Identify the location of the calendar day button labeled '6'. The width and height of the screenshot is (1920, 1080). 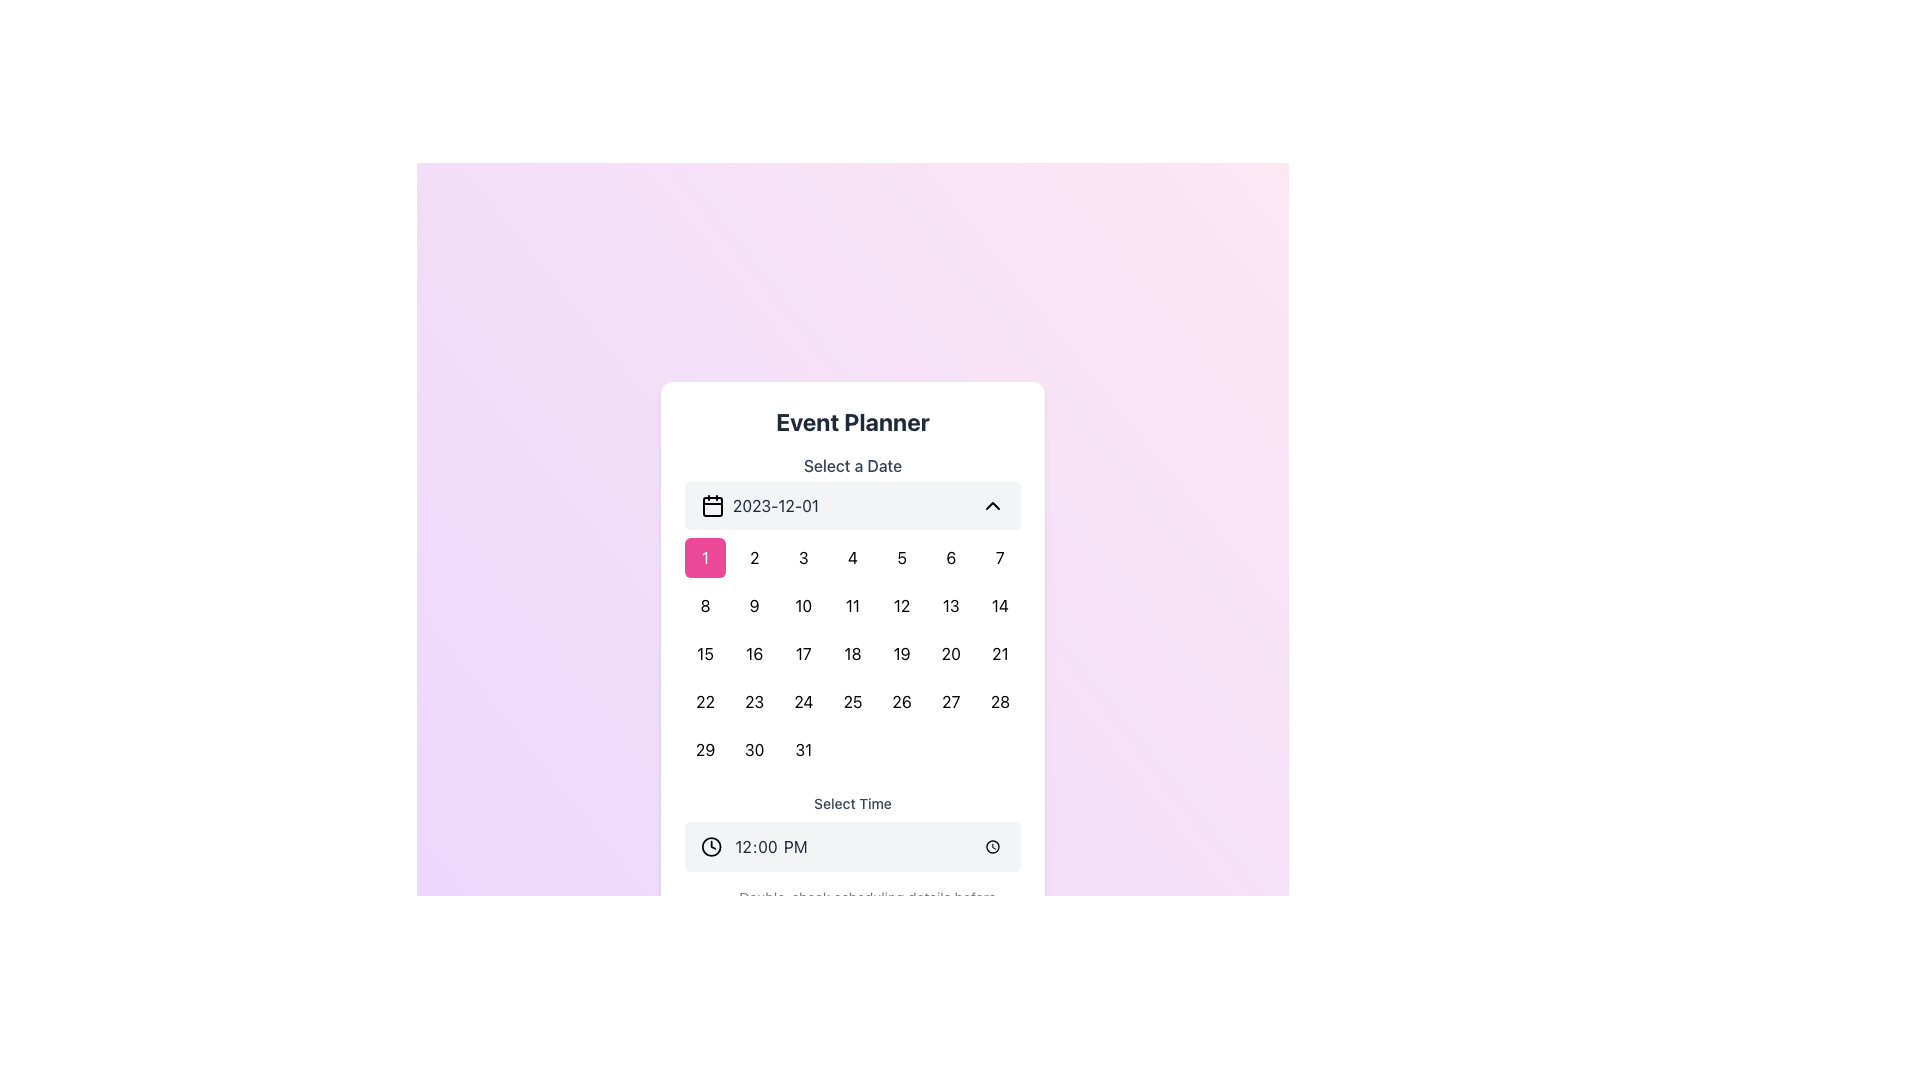
(950, 558).